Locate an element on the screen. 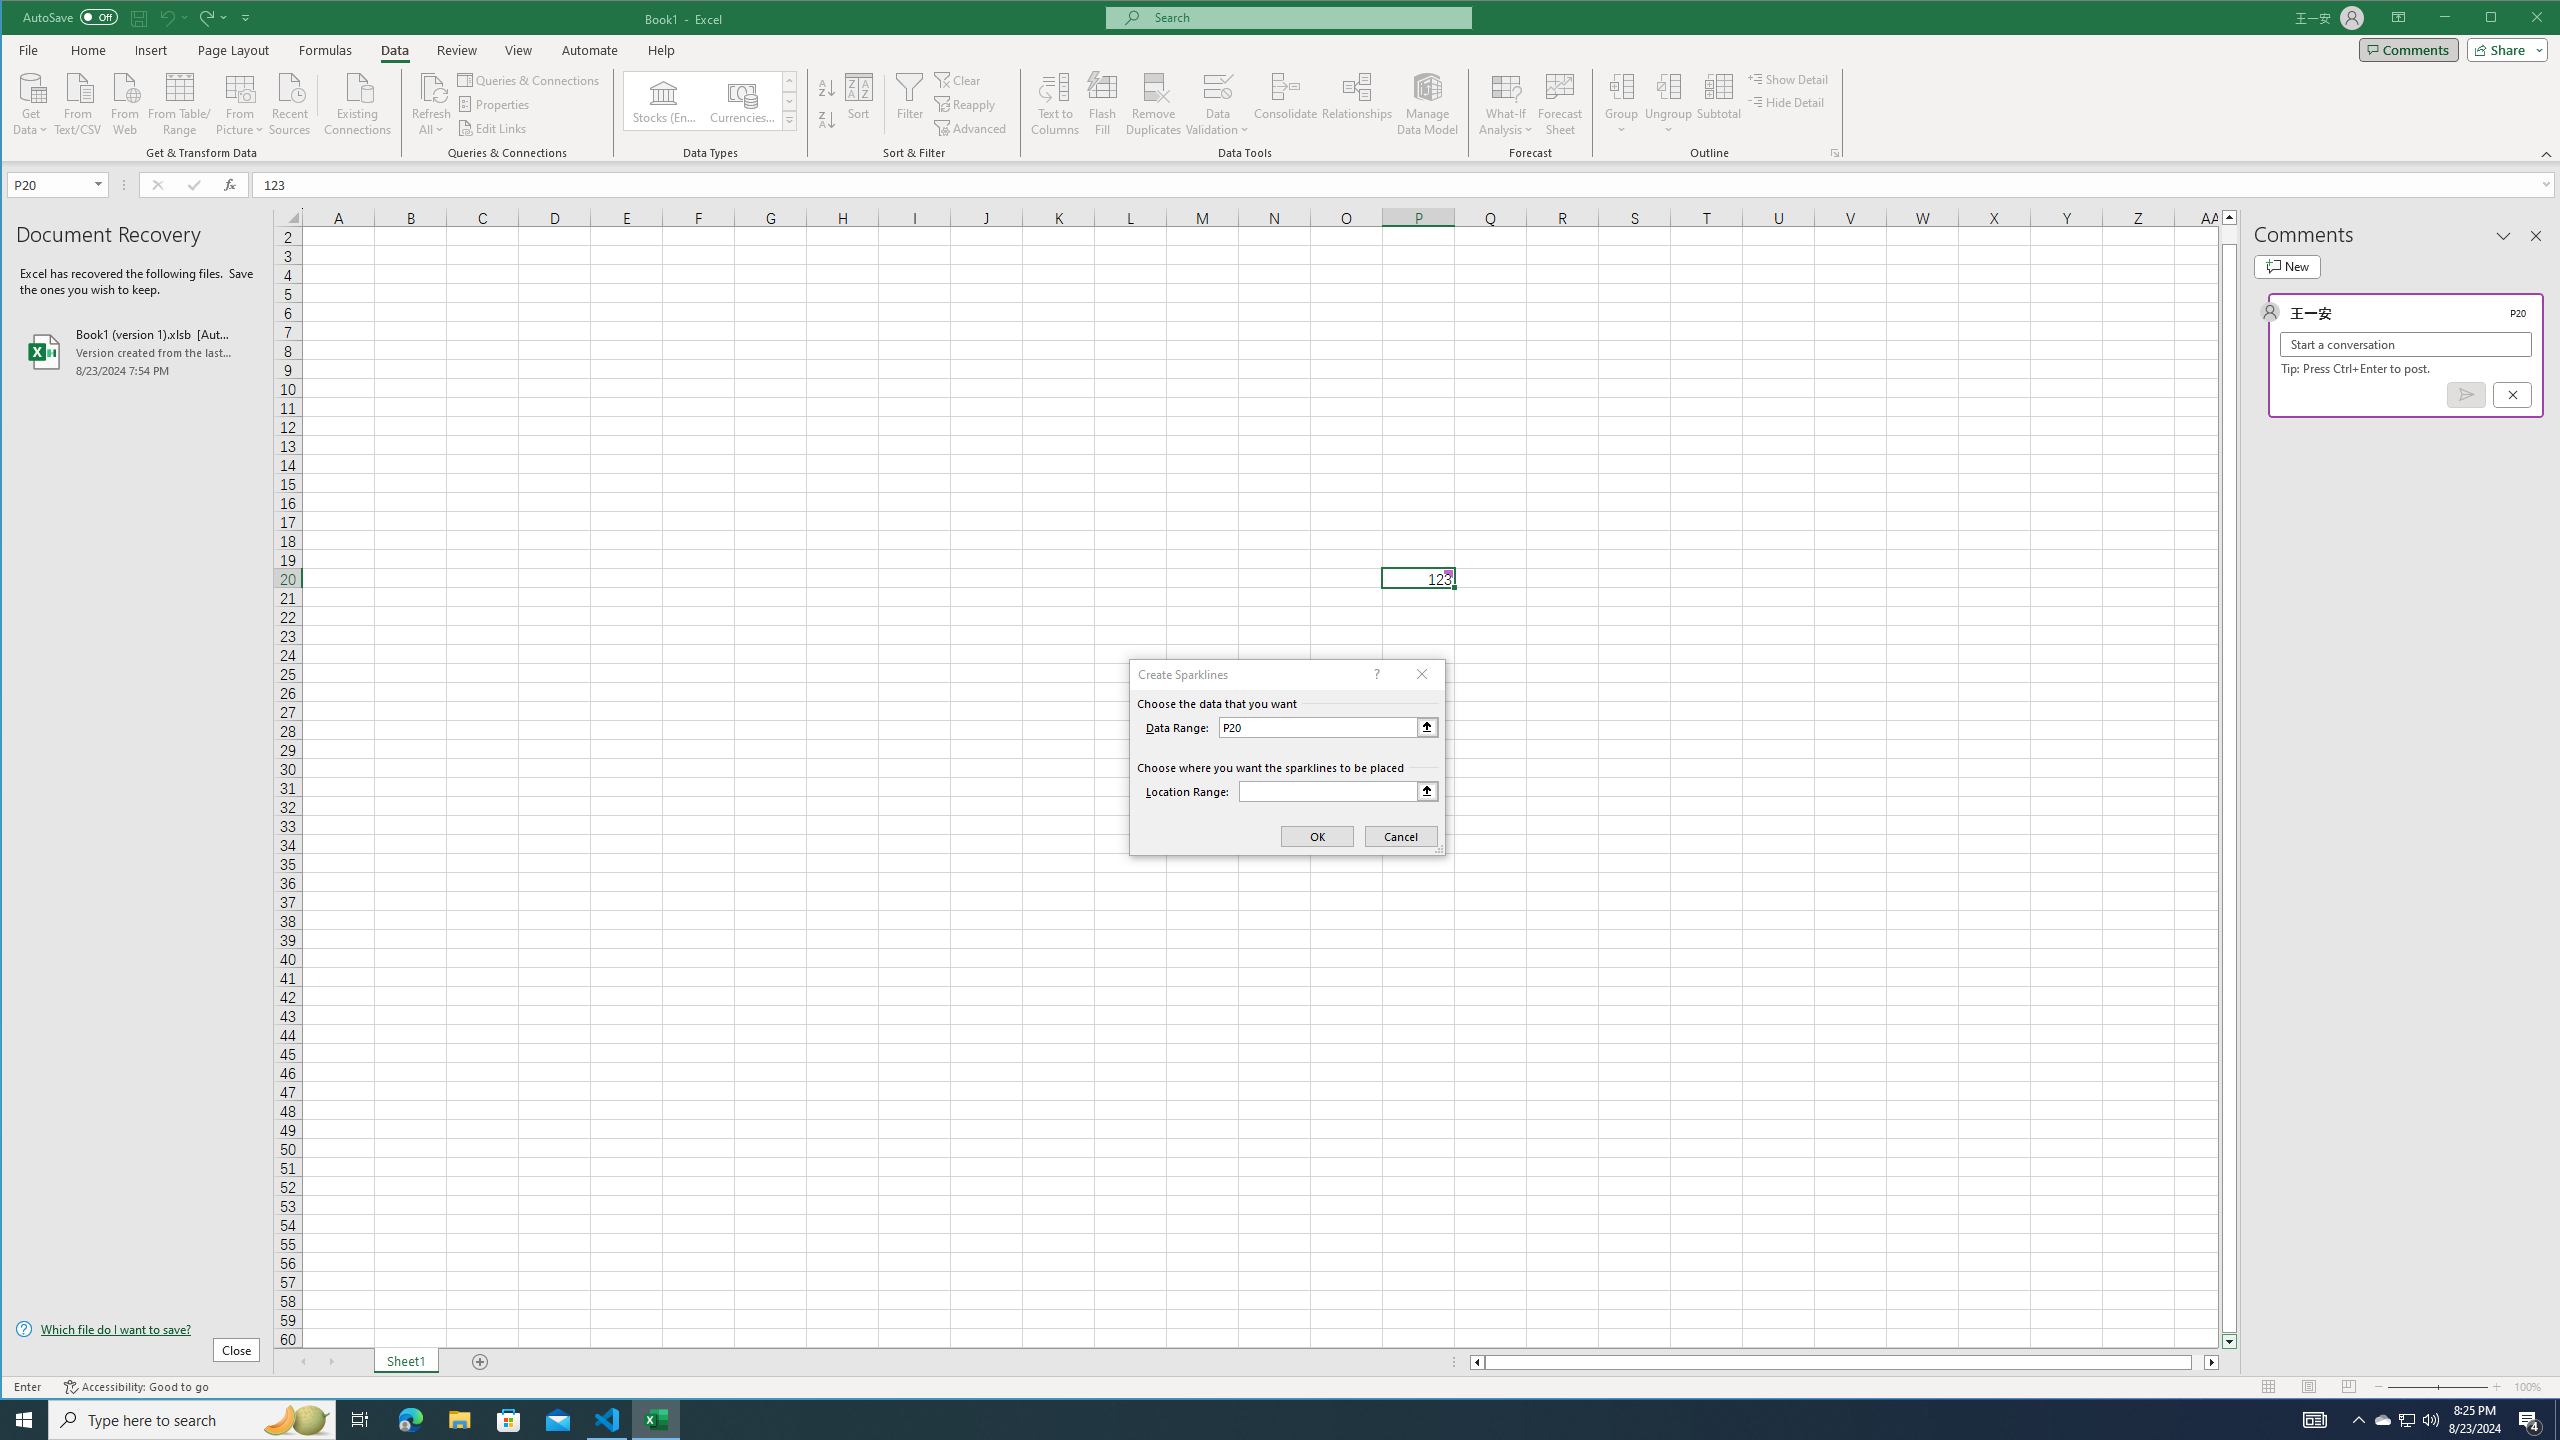 The height and width of the screenshot is (1440, 2560). 'From Picture' is located at coordinates (240, 102).